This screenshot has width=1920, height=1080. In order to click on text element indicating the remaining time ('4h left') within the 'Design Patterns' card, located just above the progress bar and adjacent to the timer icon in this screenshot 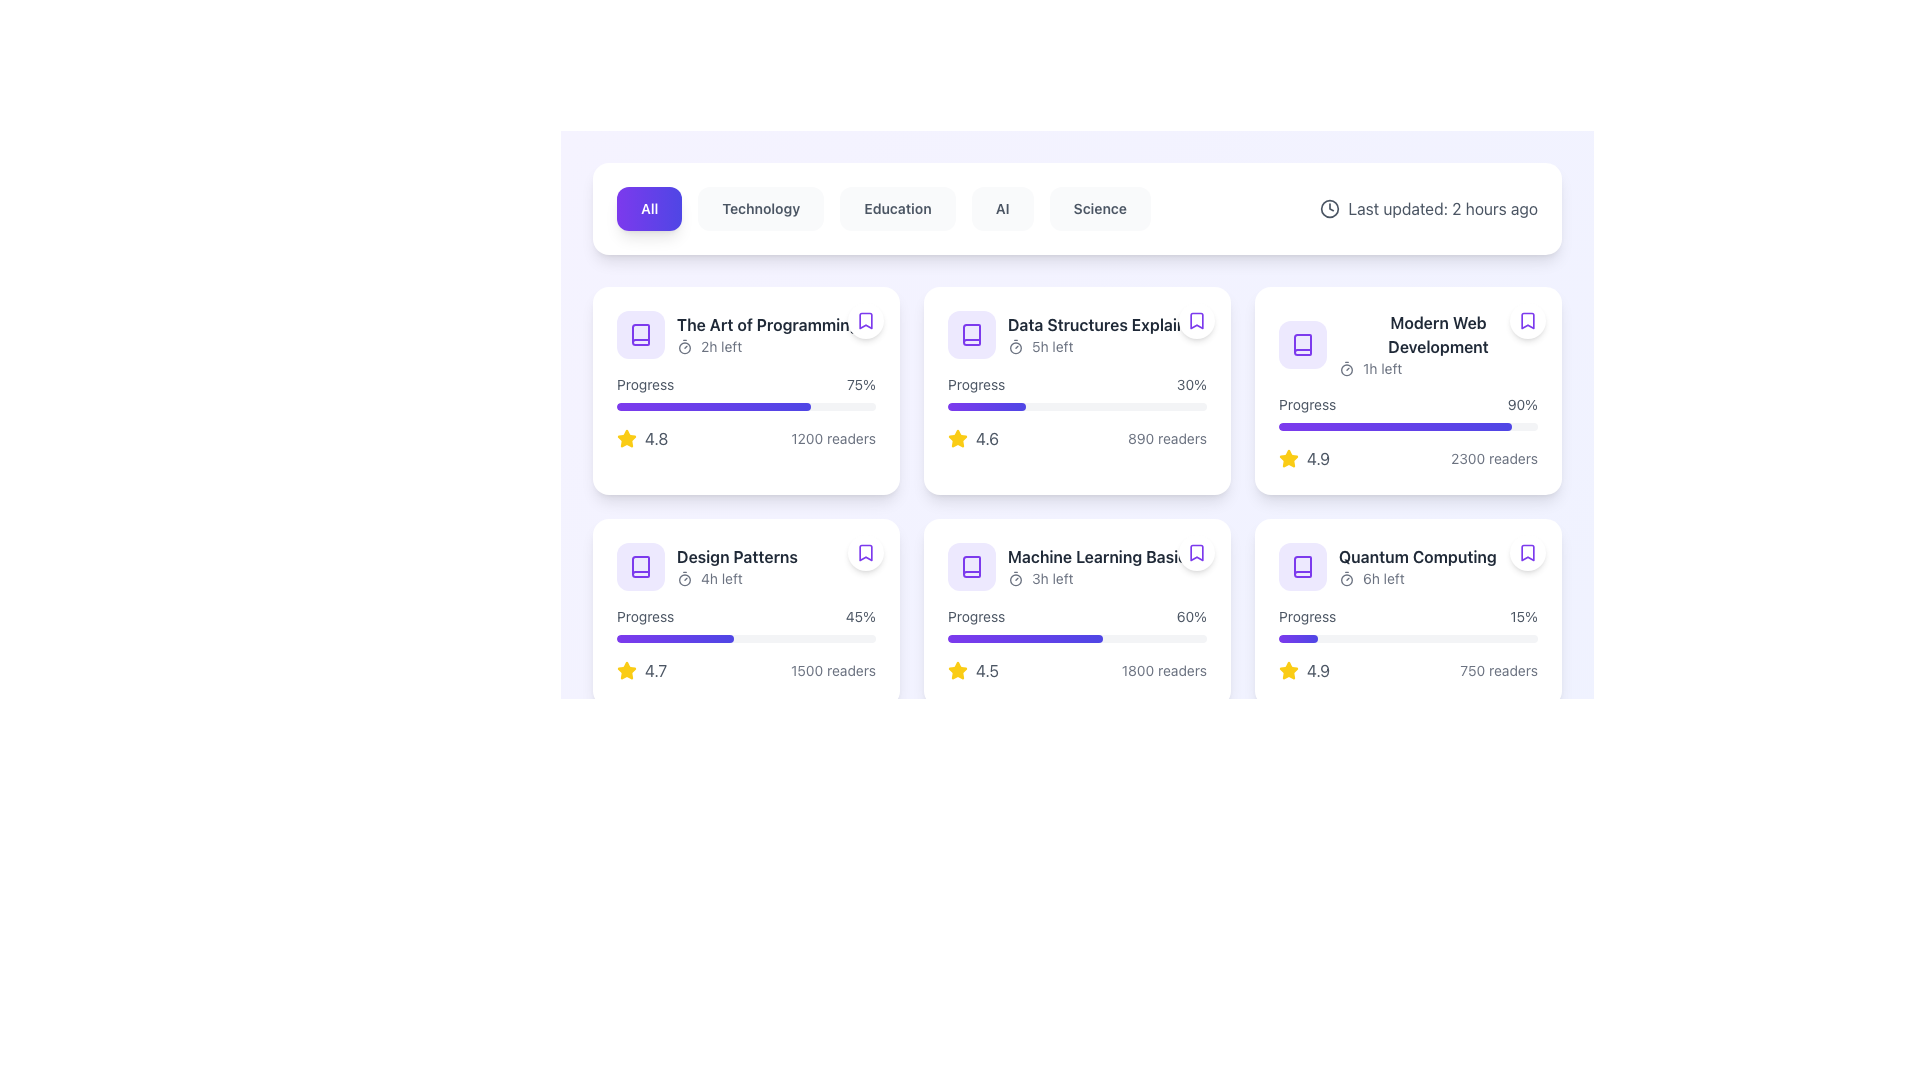, I will do `click(736, 578)`.